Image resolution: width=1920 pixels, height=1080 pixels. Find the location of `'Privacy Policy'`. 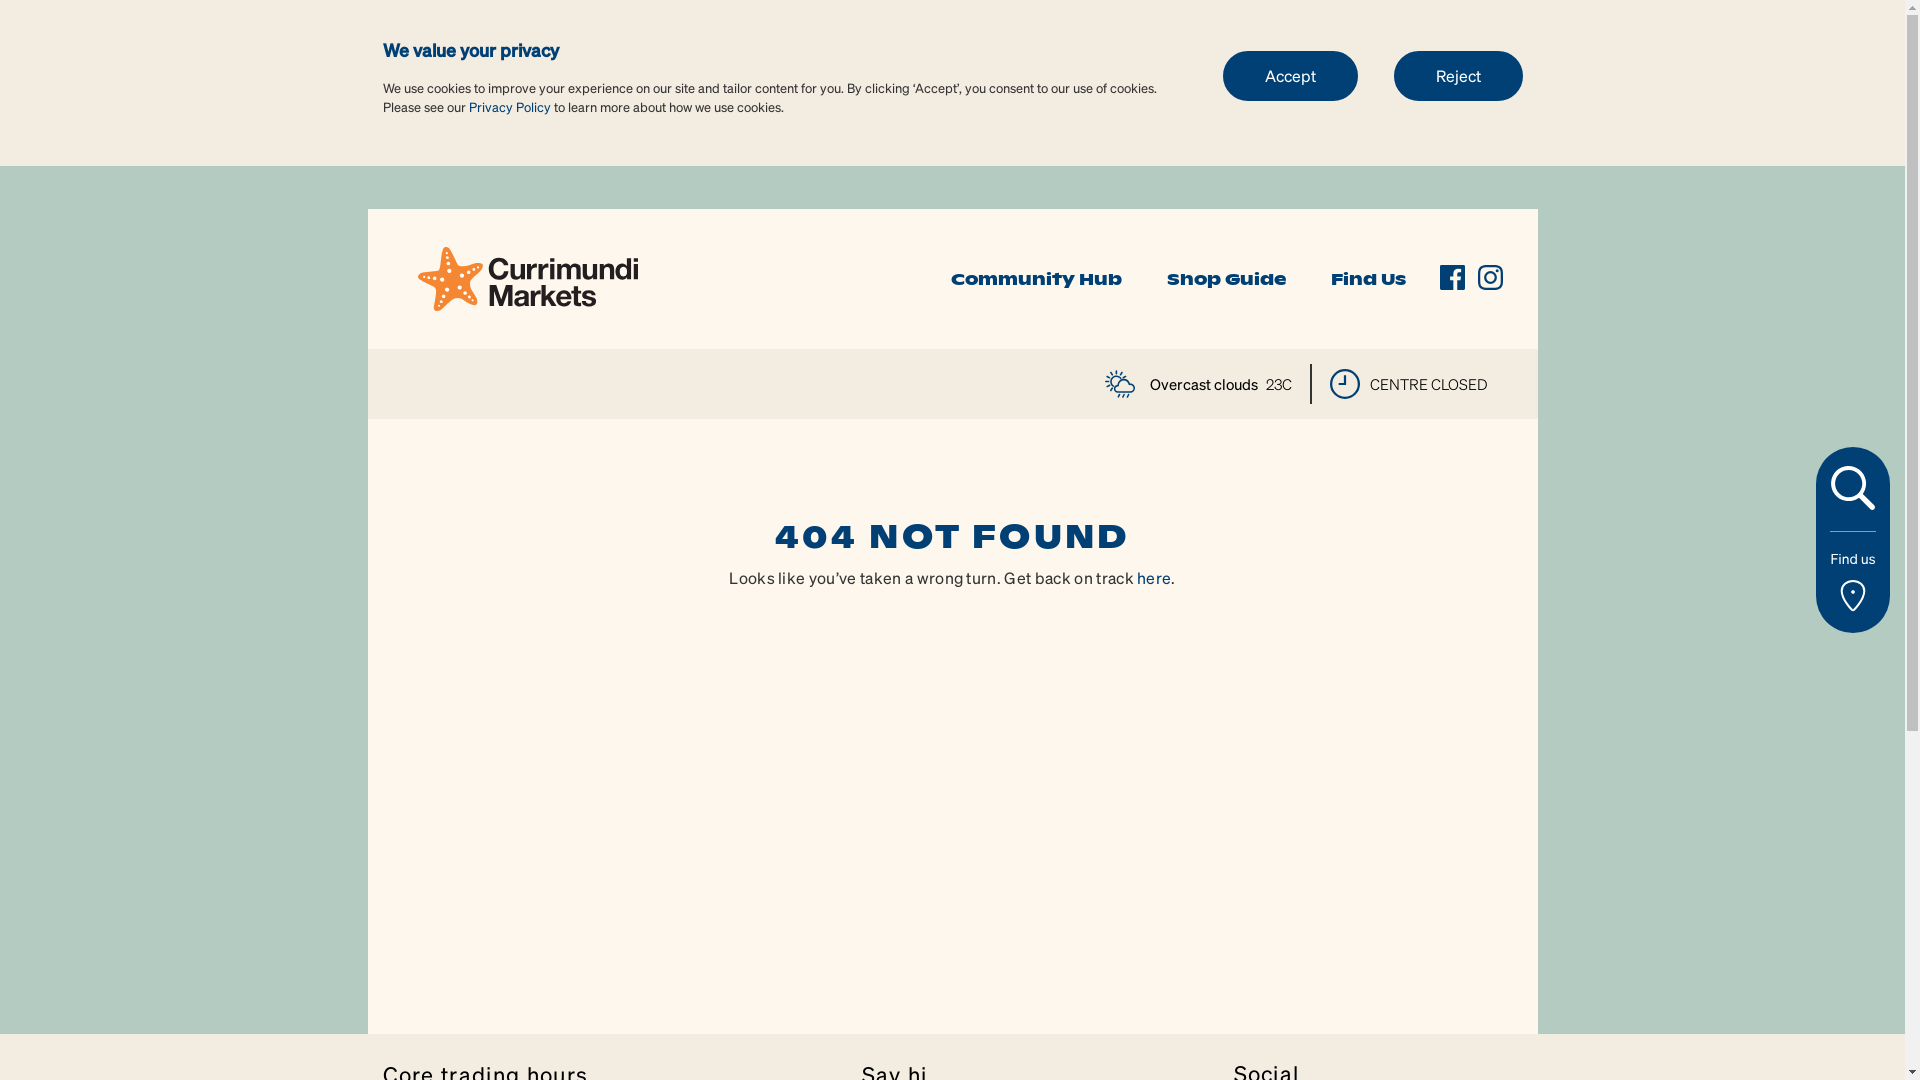

'Privacy Policy' is located at coordinates (466, 106).